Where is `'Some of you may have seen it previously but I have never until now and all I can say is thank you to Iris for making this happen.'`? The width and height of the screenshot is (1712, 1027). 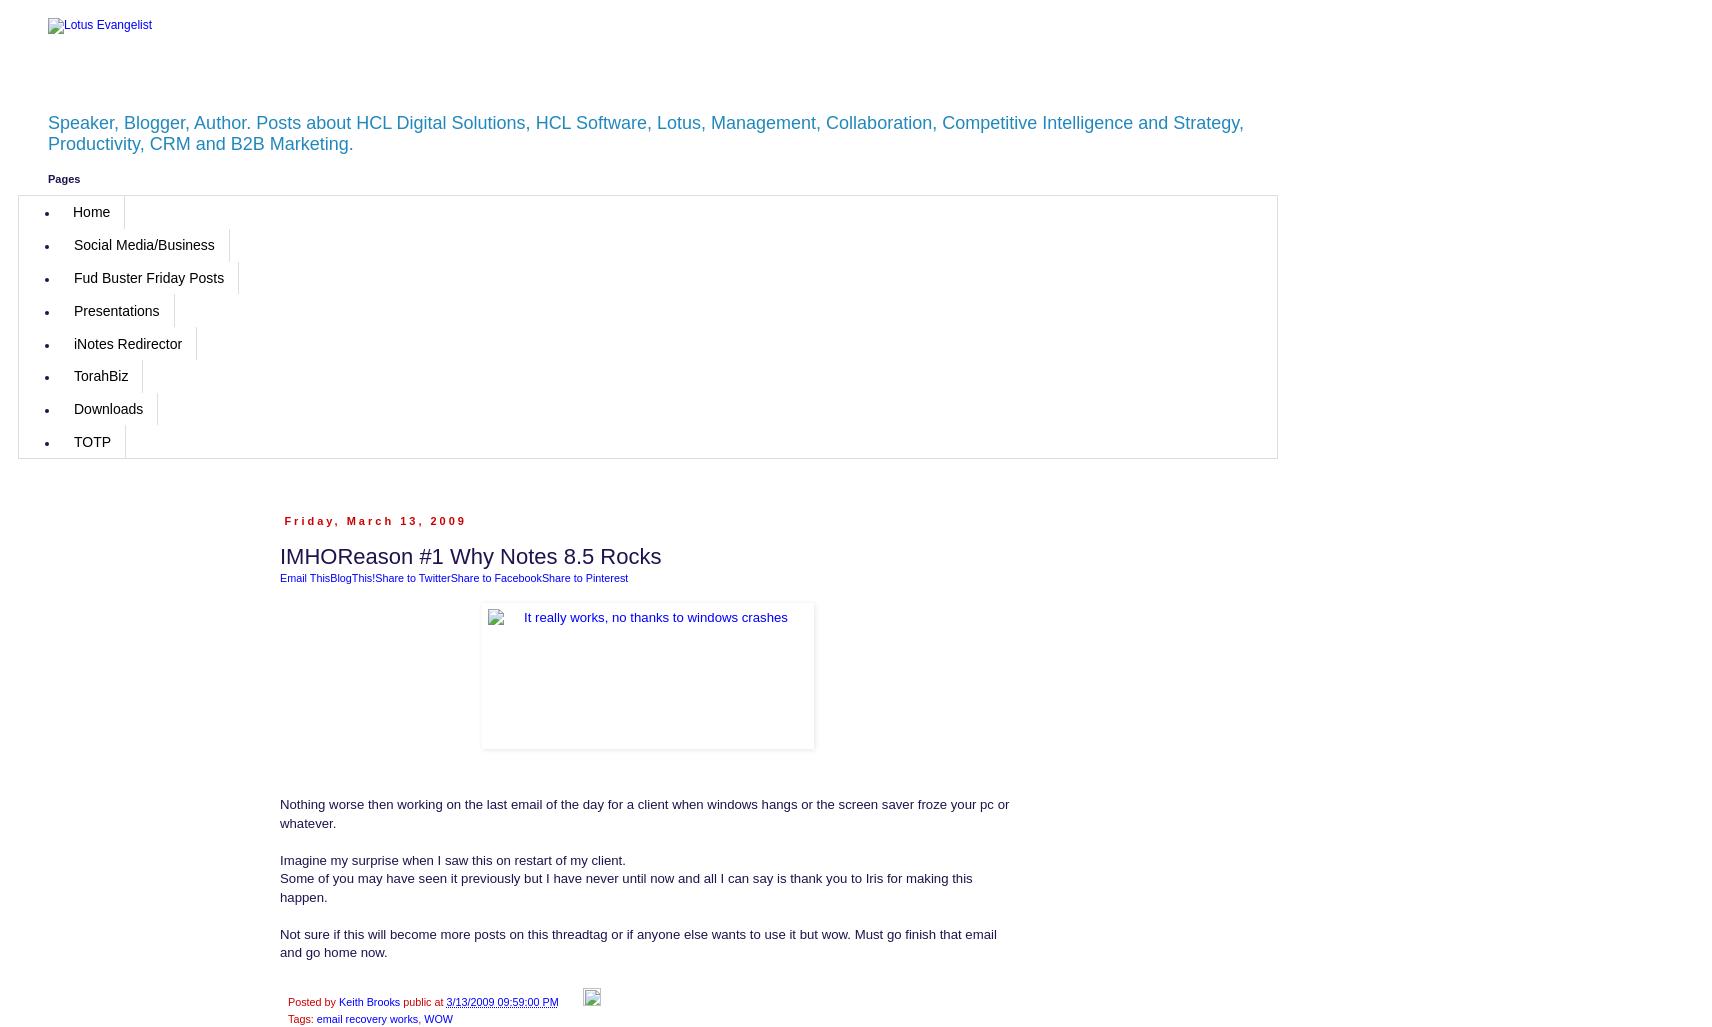
'Some of you may have seen it previously but I have never until now and all I can say is thank you to Iris for making this happen.' is located at coordinates (625, 886).